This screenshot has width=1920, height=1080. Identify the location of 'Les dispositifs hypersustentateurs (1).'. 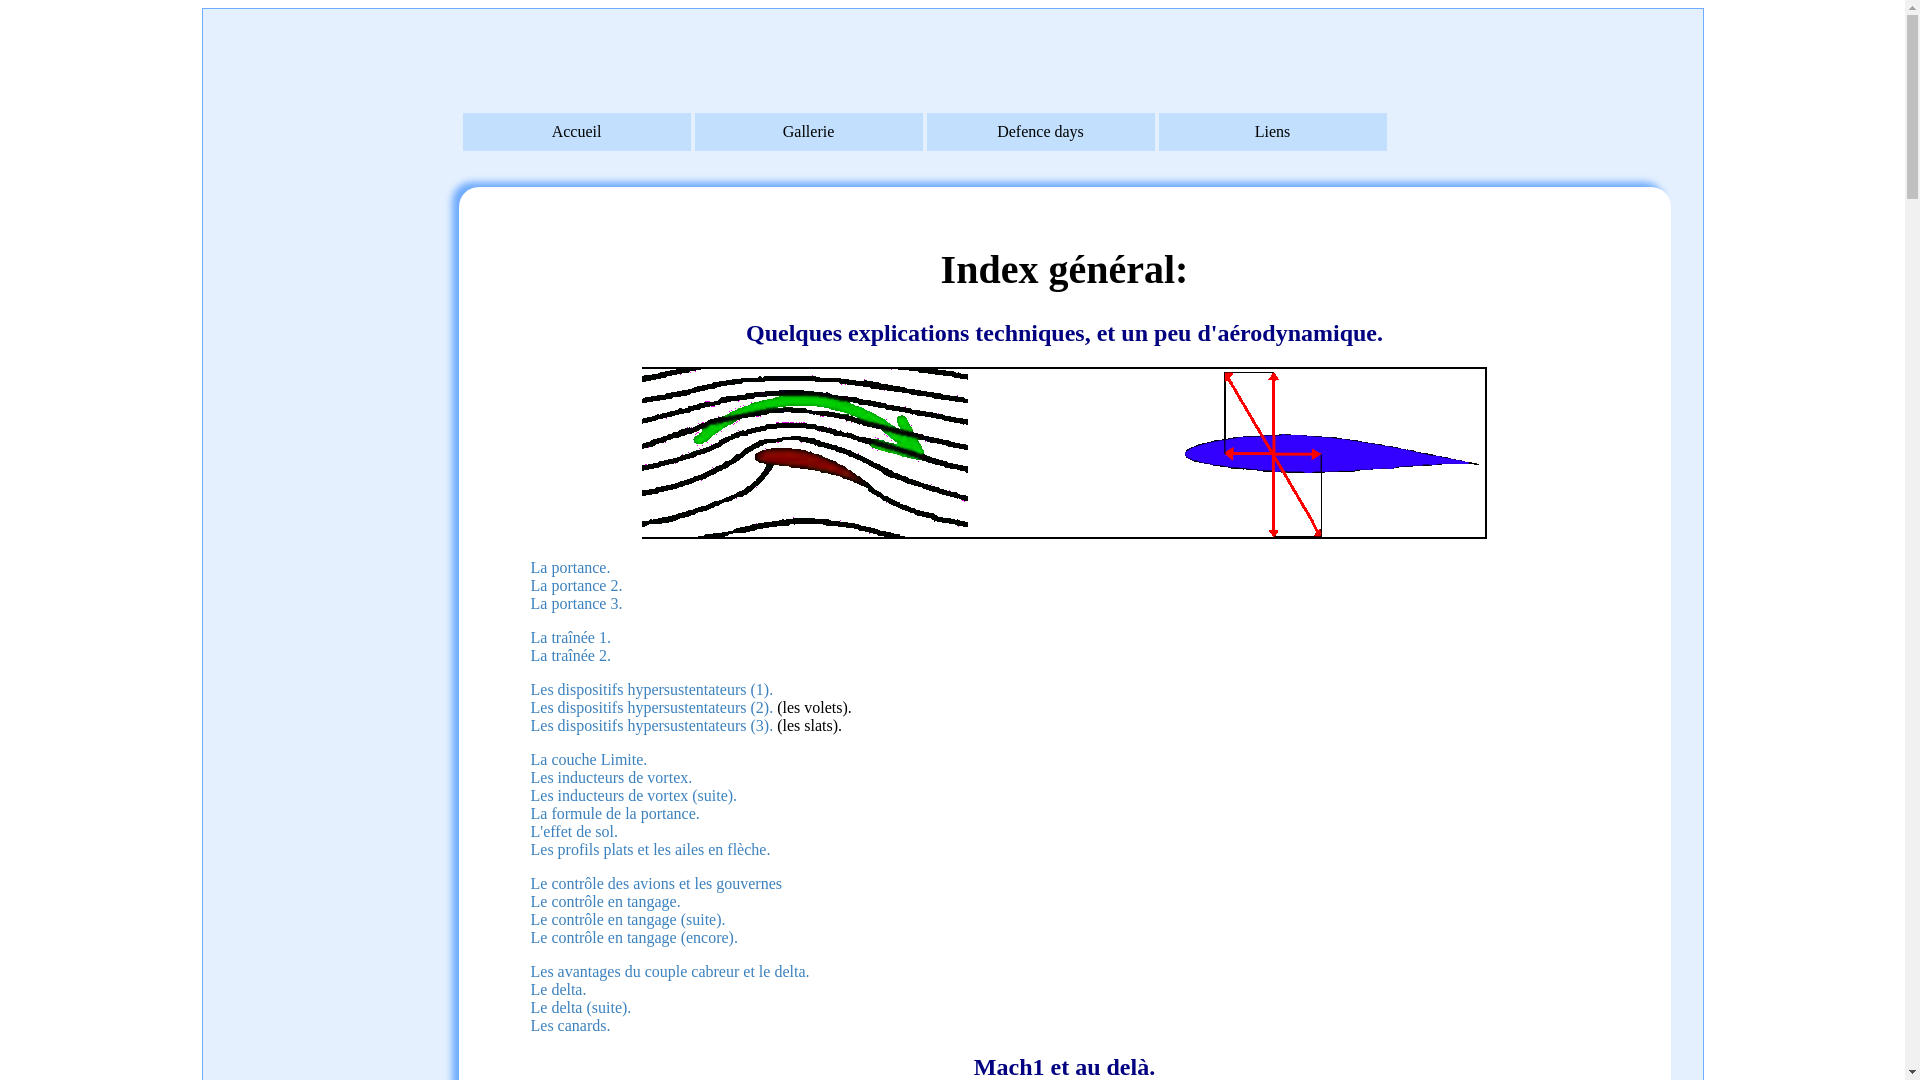
(529, 687).